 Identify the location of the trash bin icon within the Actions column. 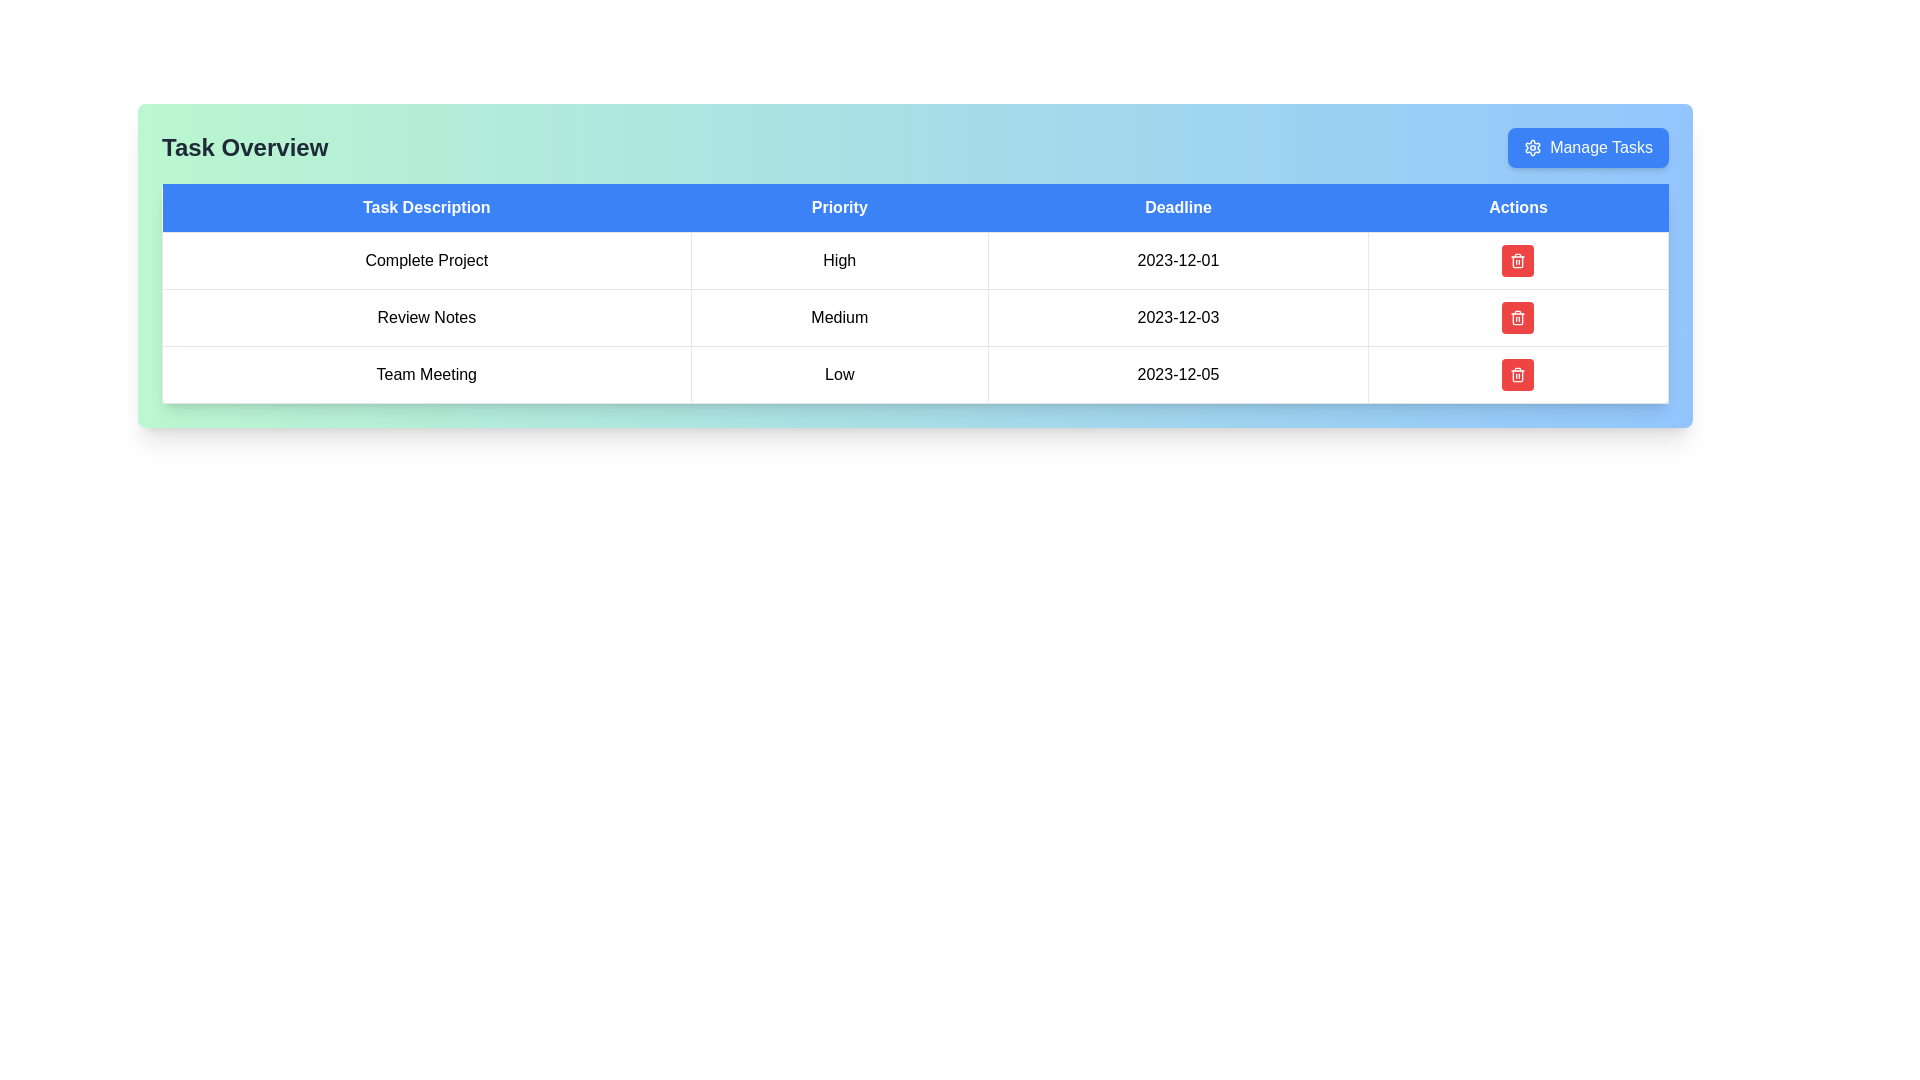
(1518, 318).